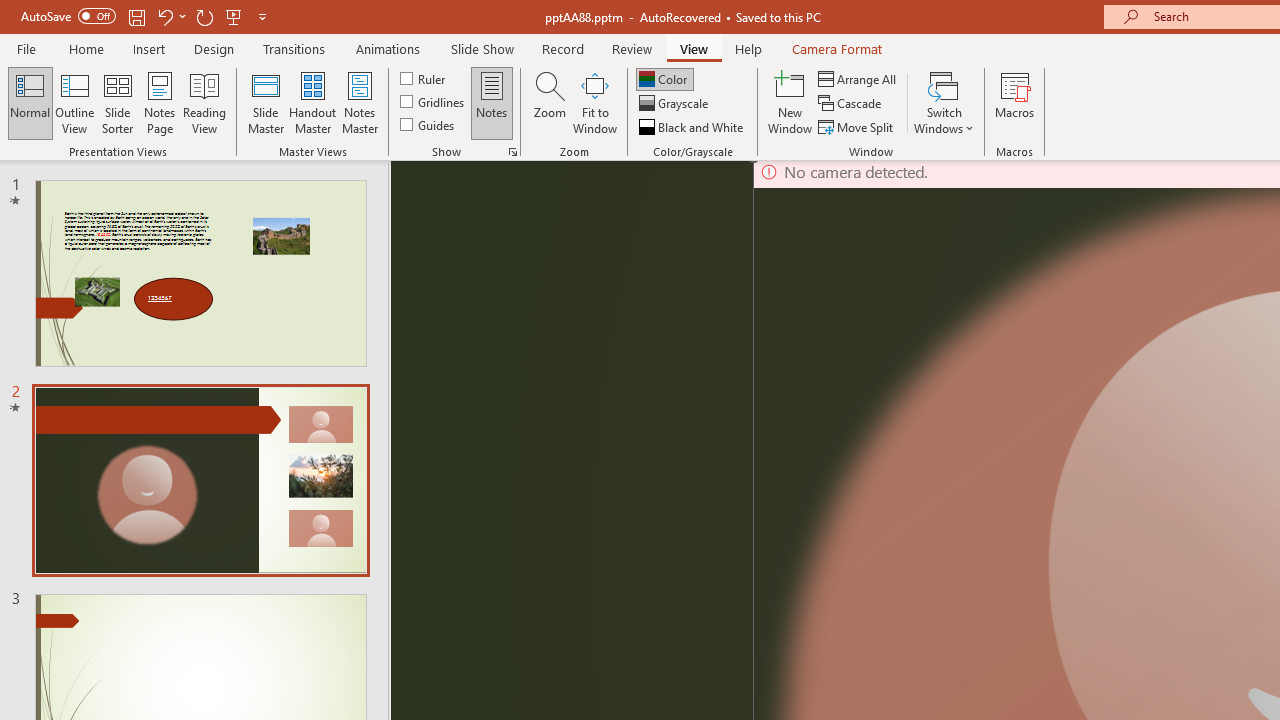 This screenshot has height=720, width=1280. Describe the element at coordinates (262, 16) in the screenshot. I see `'Customize Quick Access Toolbar'` at that location.